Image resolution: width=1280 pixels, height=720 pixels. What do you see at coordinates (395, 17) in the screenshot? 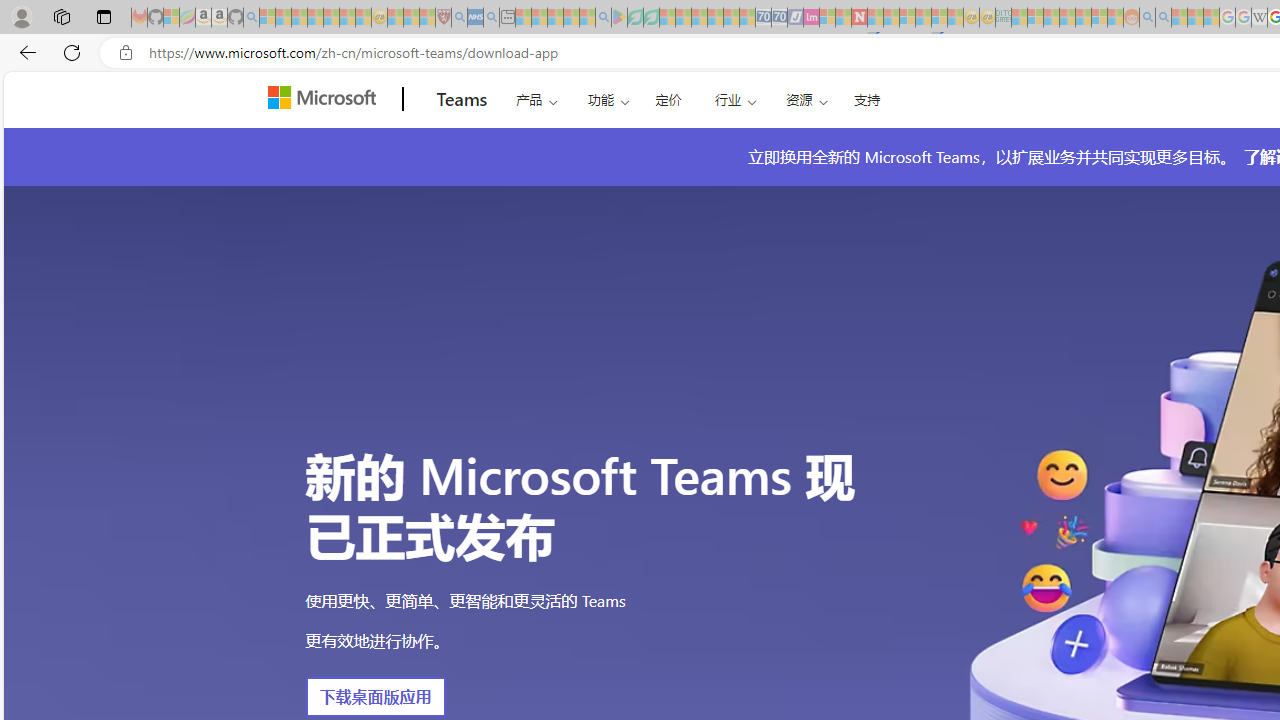
I see `'Recipes - MSN - Sleeping'` at bounding box center [395, 17].